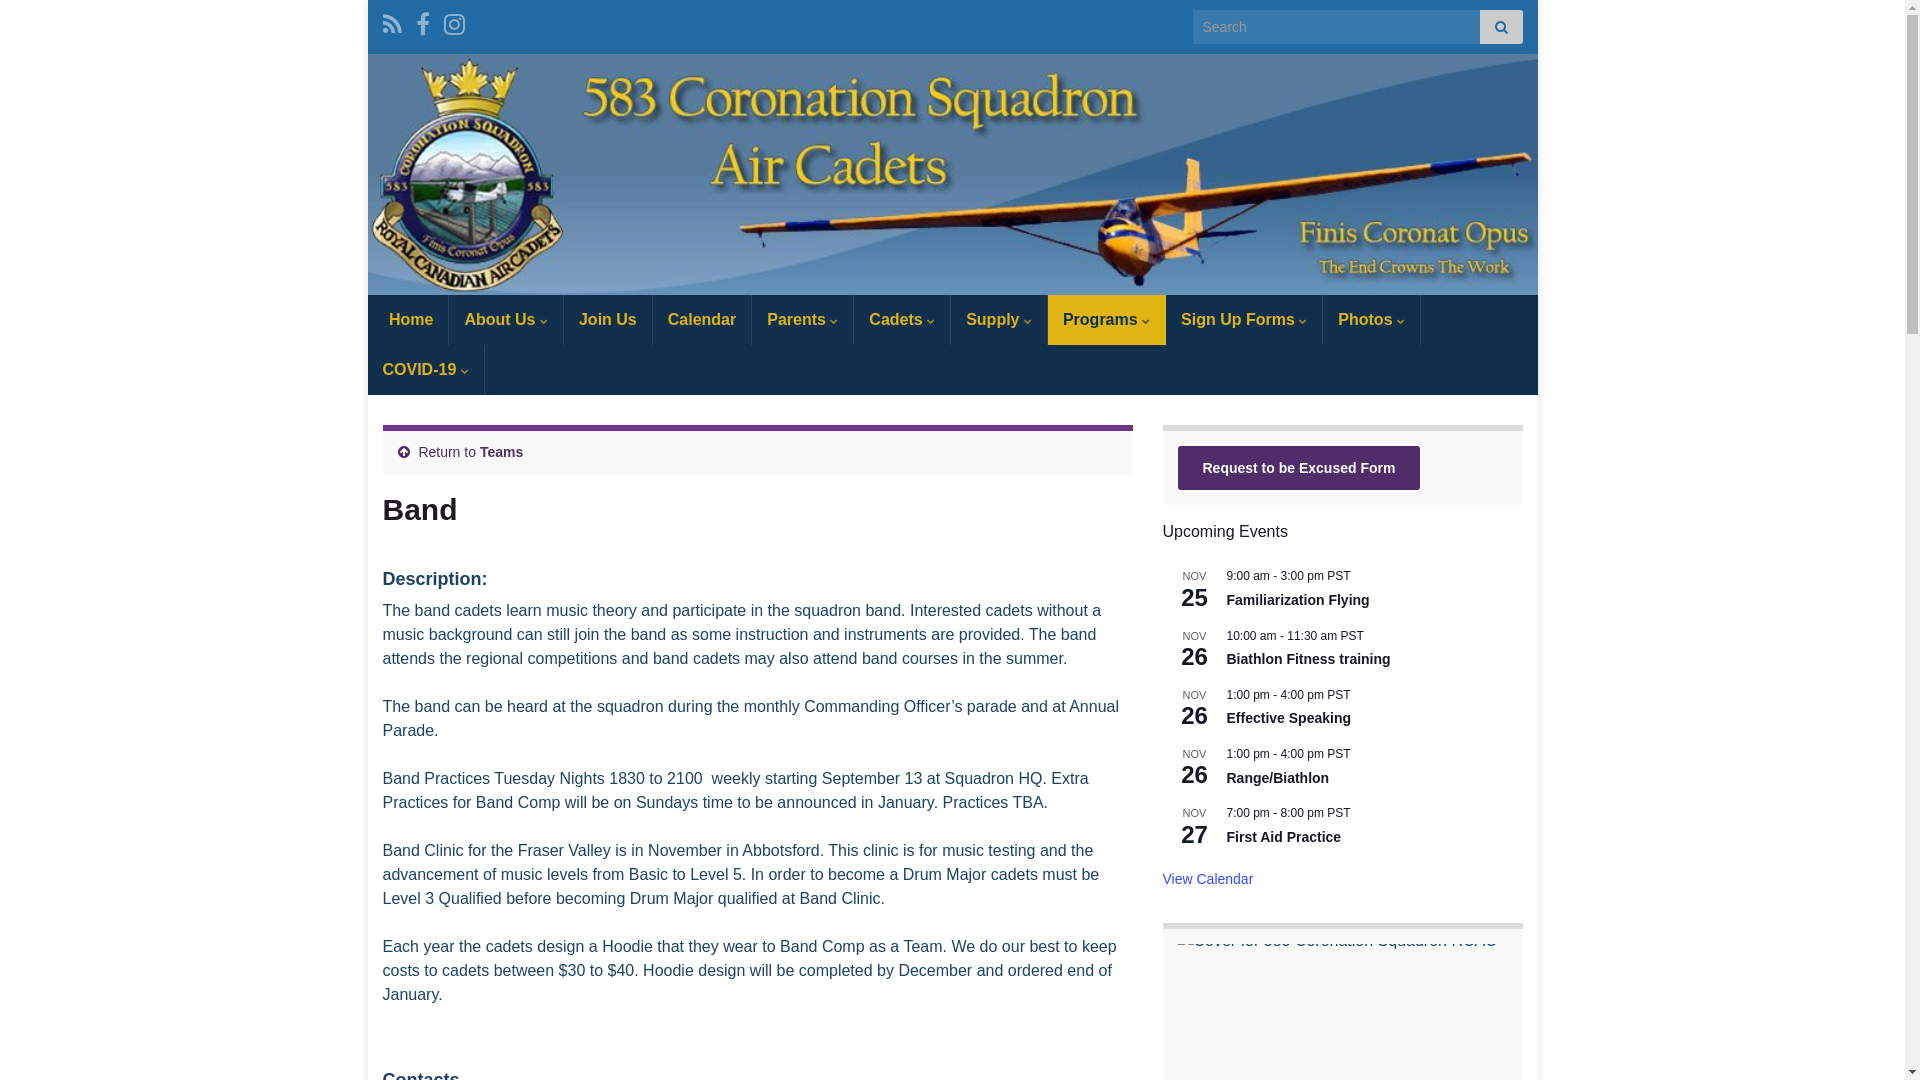  I want to click on 'Supply', so click(949, 319).